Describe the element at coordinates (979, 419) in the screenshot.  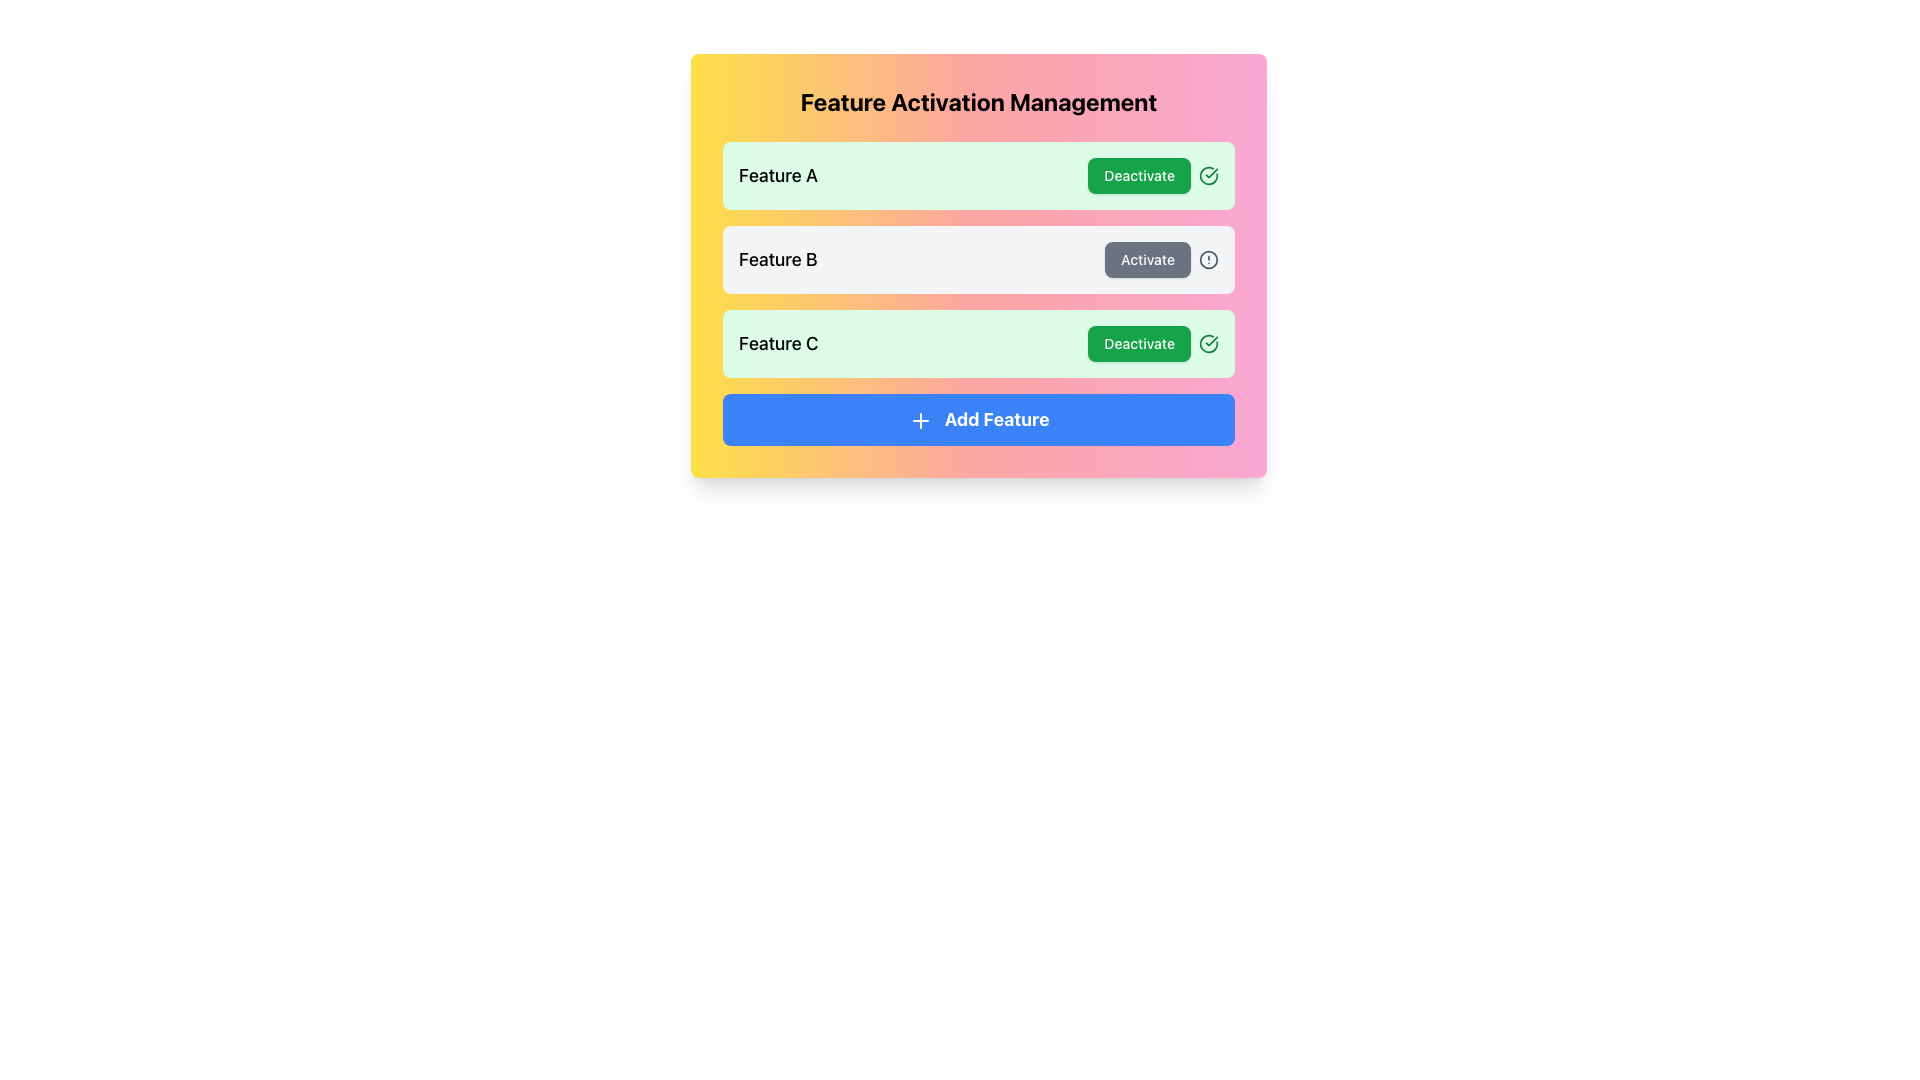
I see `the blue rectangular button labeled 'Add Feature'` at that location.